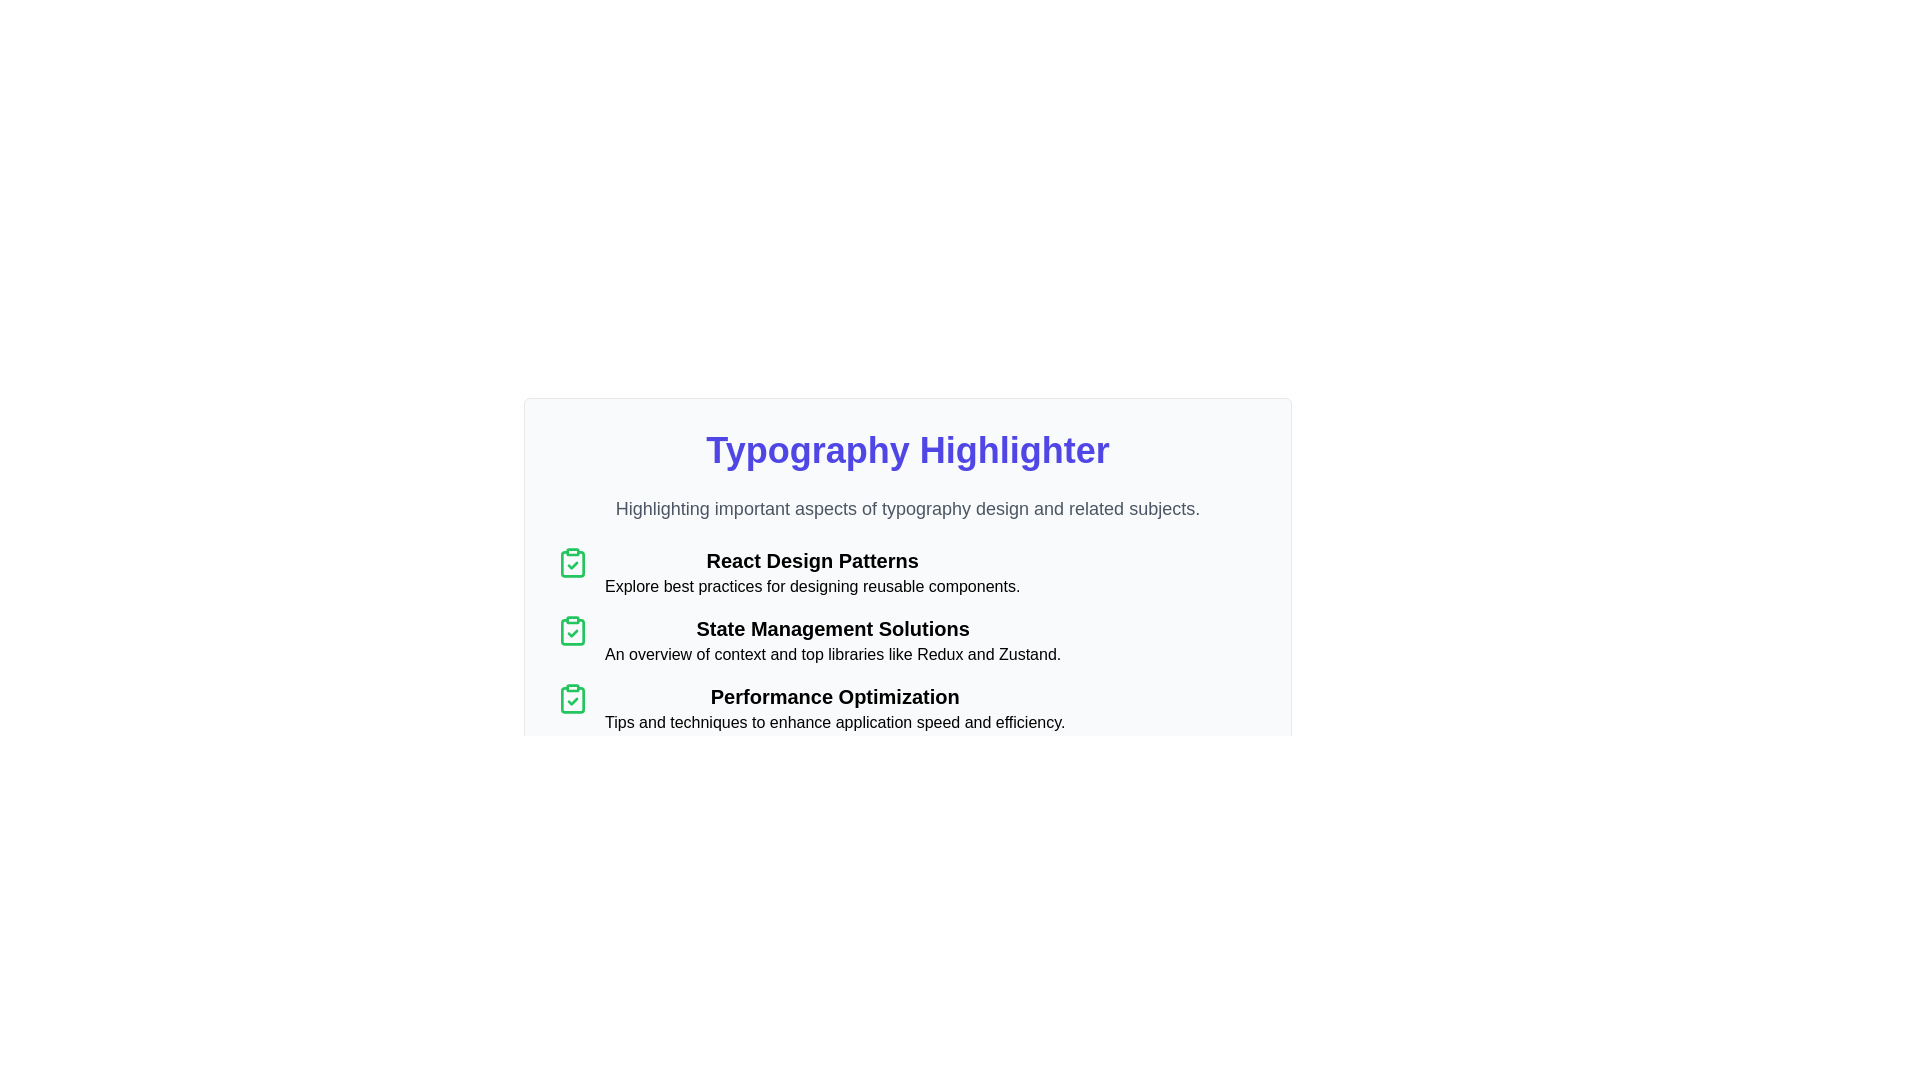 The image size is (1920, 1080). What do you see at coordinates (833, 627) in the screenshot?
I see `the text heading 'State Management Solutions'` at bounding box center [833, 627].